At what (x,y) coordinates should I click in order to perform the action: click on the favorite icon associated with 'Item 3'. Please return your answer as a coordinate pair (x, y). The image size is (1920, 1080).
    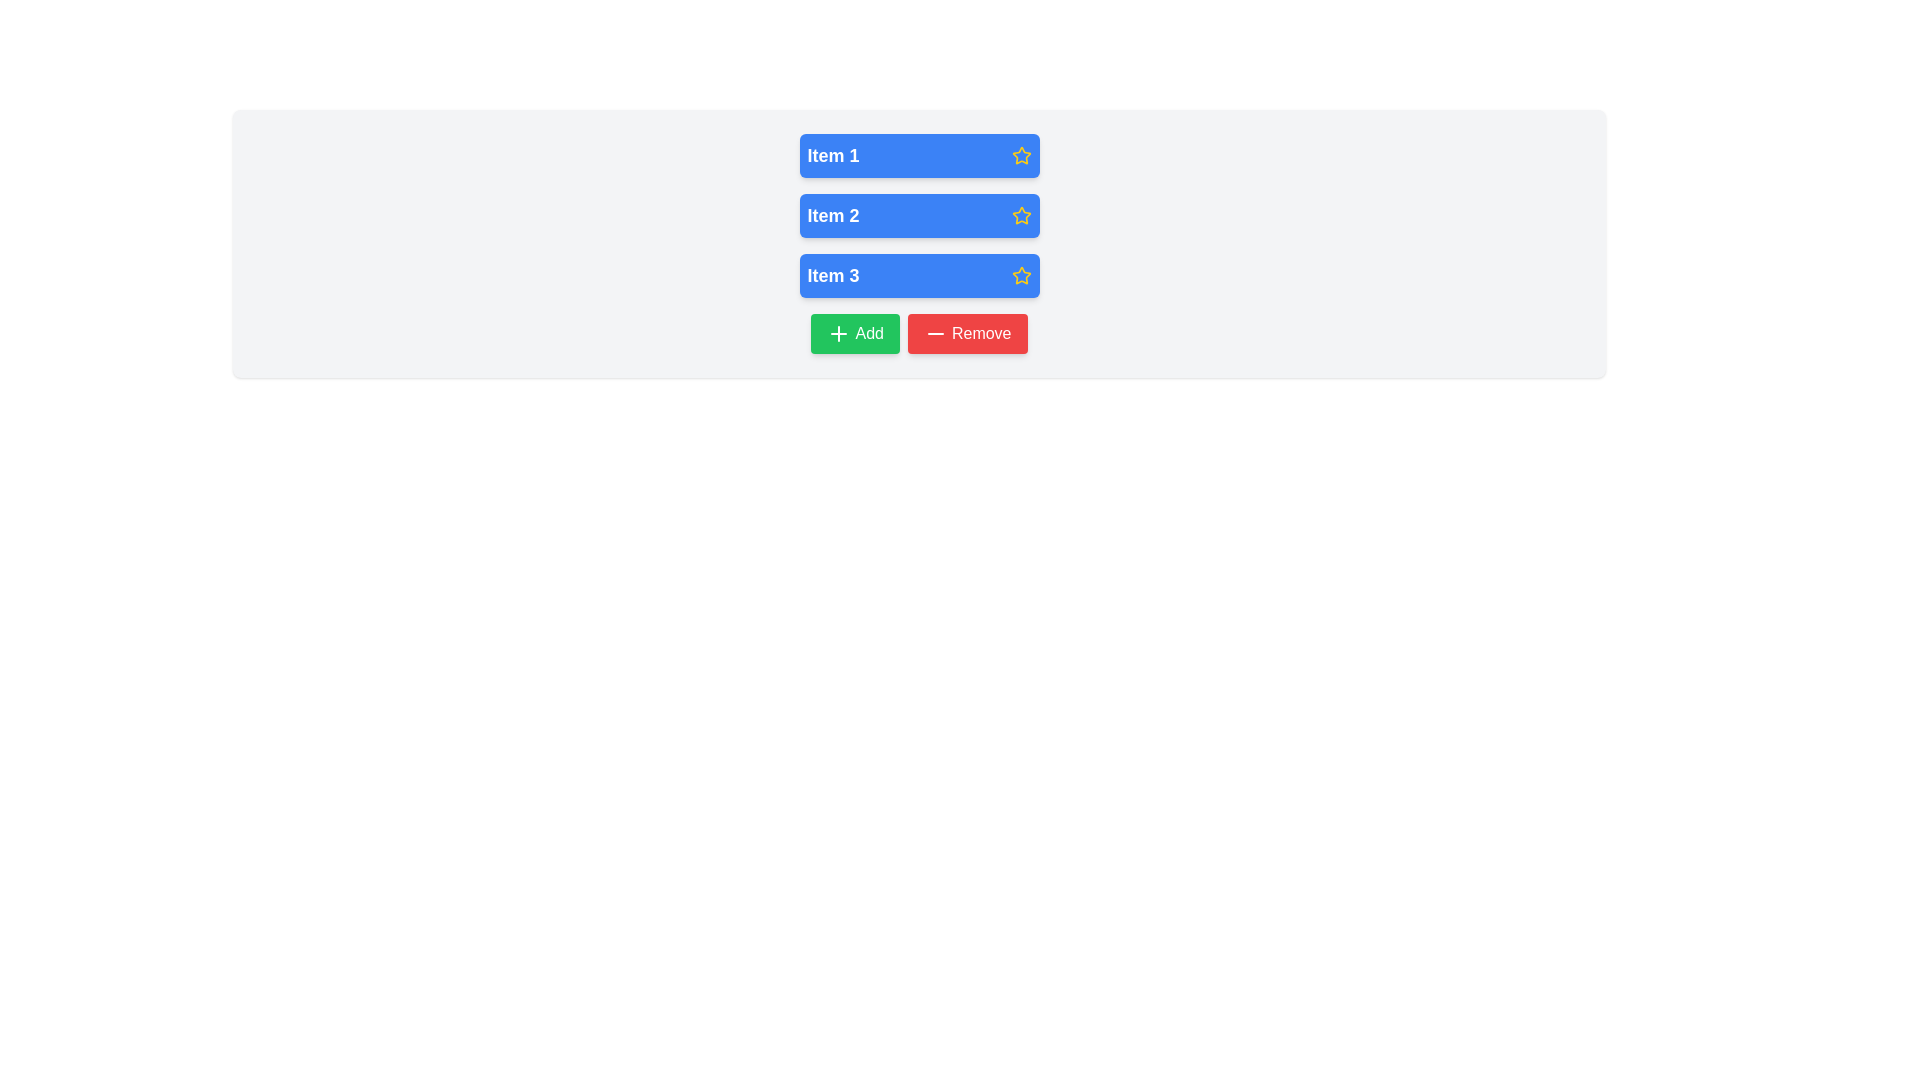
    Looking at the image, I should click on (1021, 276).